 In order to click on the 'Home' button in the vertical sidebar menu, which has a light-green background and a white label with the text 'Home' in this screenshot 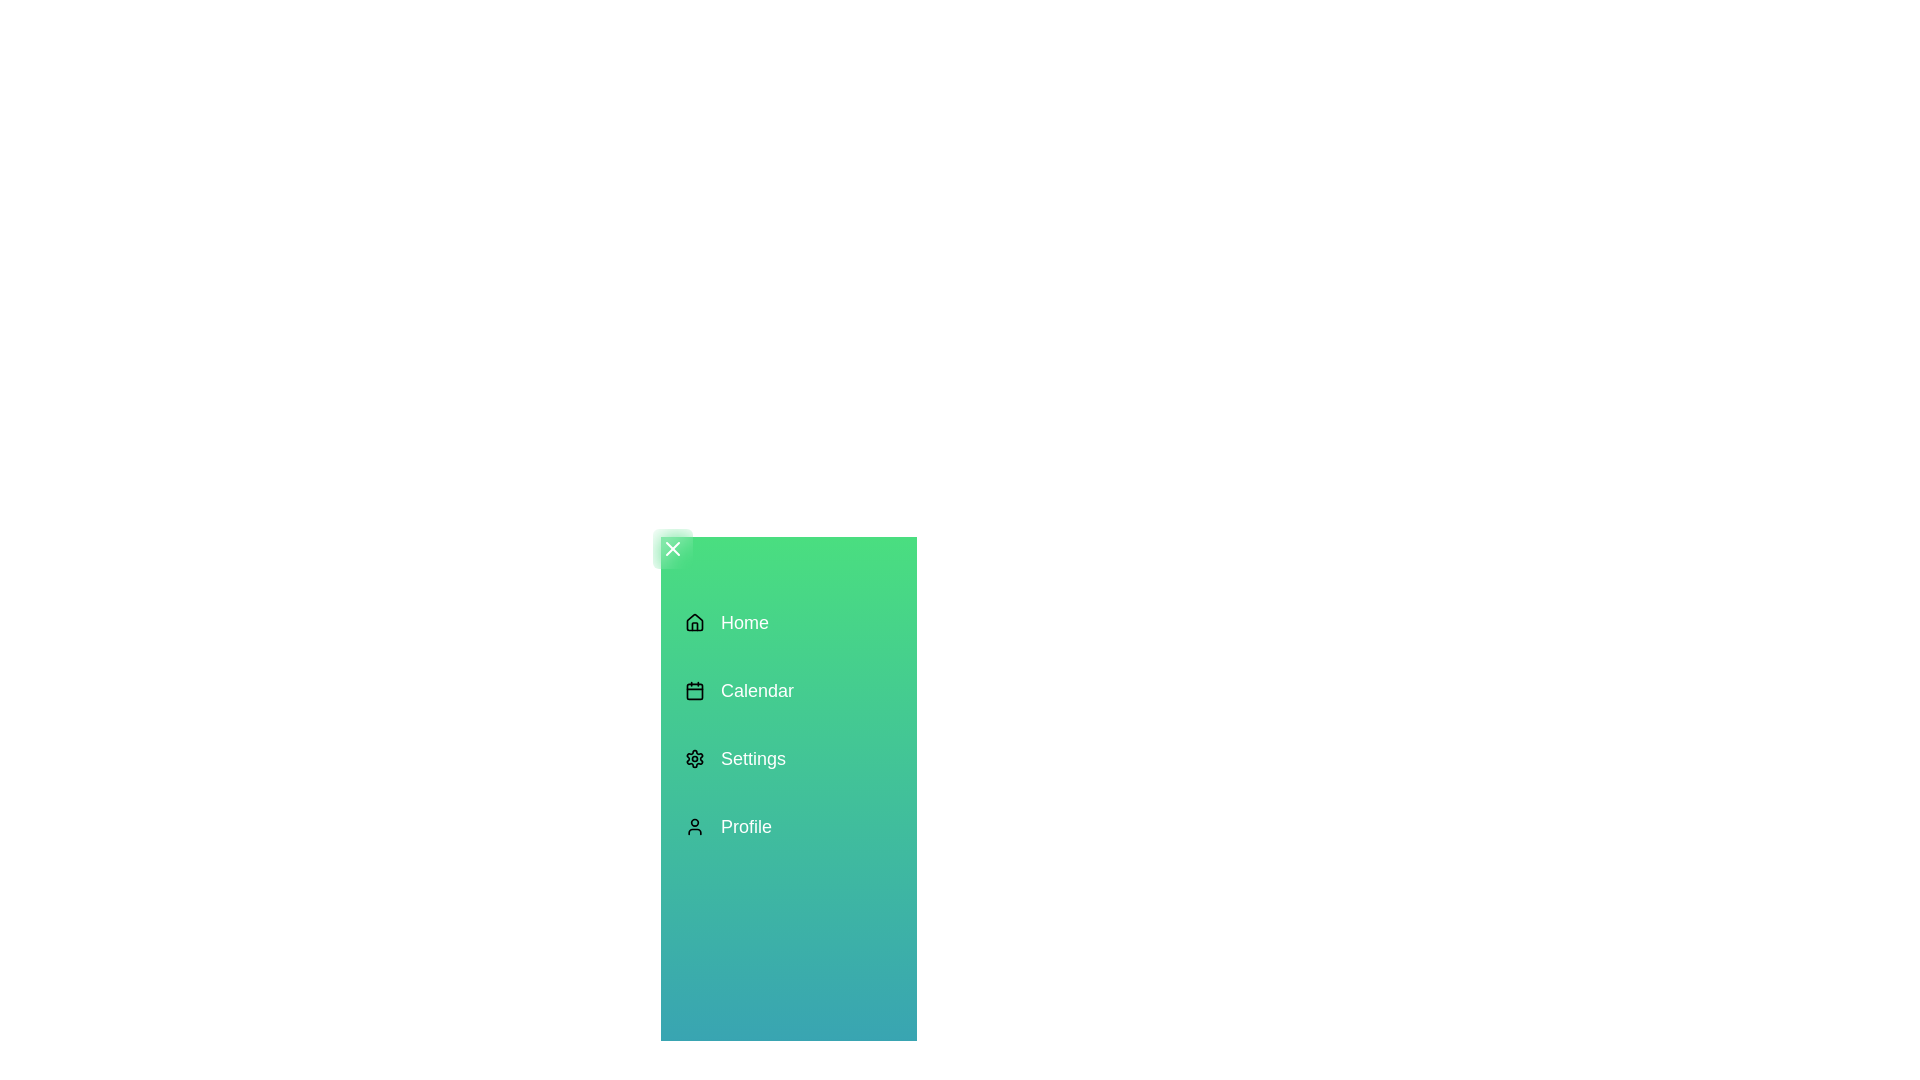, I will do `click(738, 622)`.